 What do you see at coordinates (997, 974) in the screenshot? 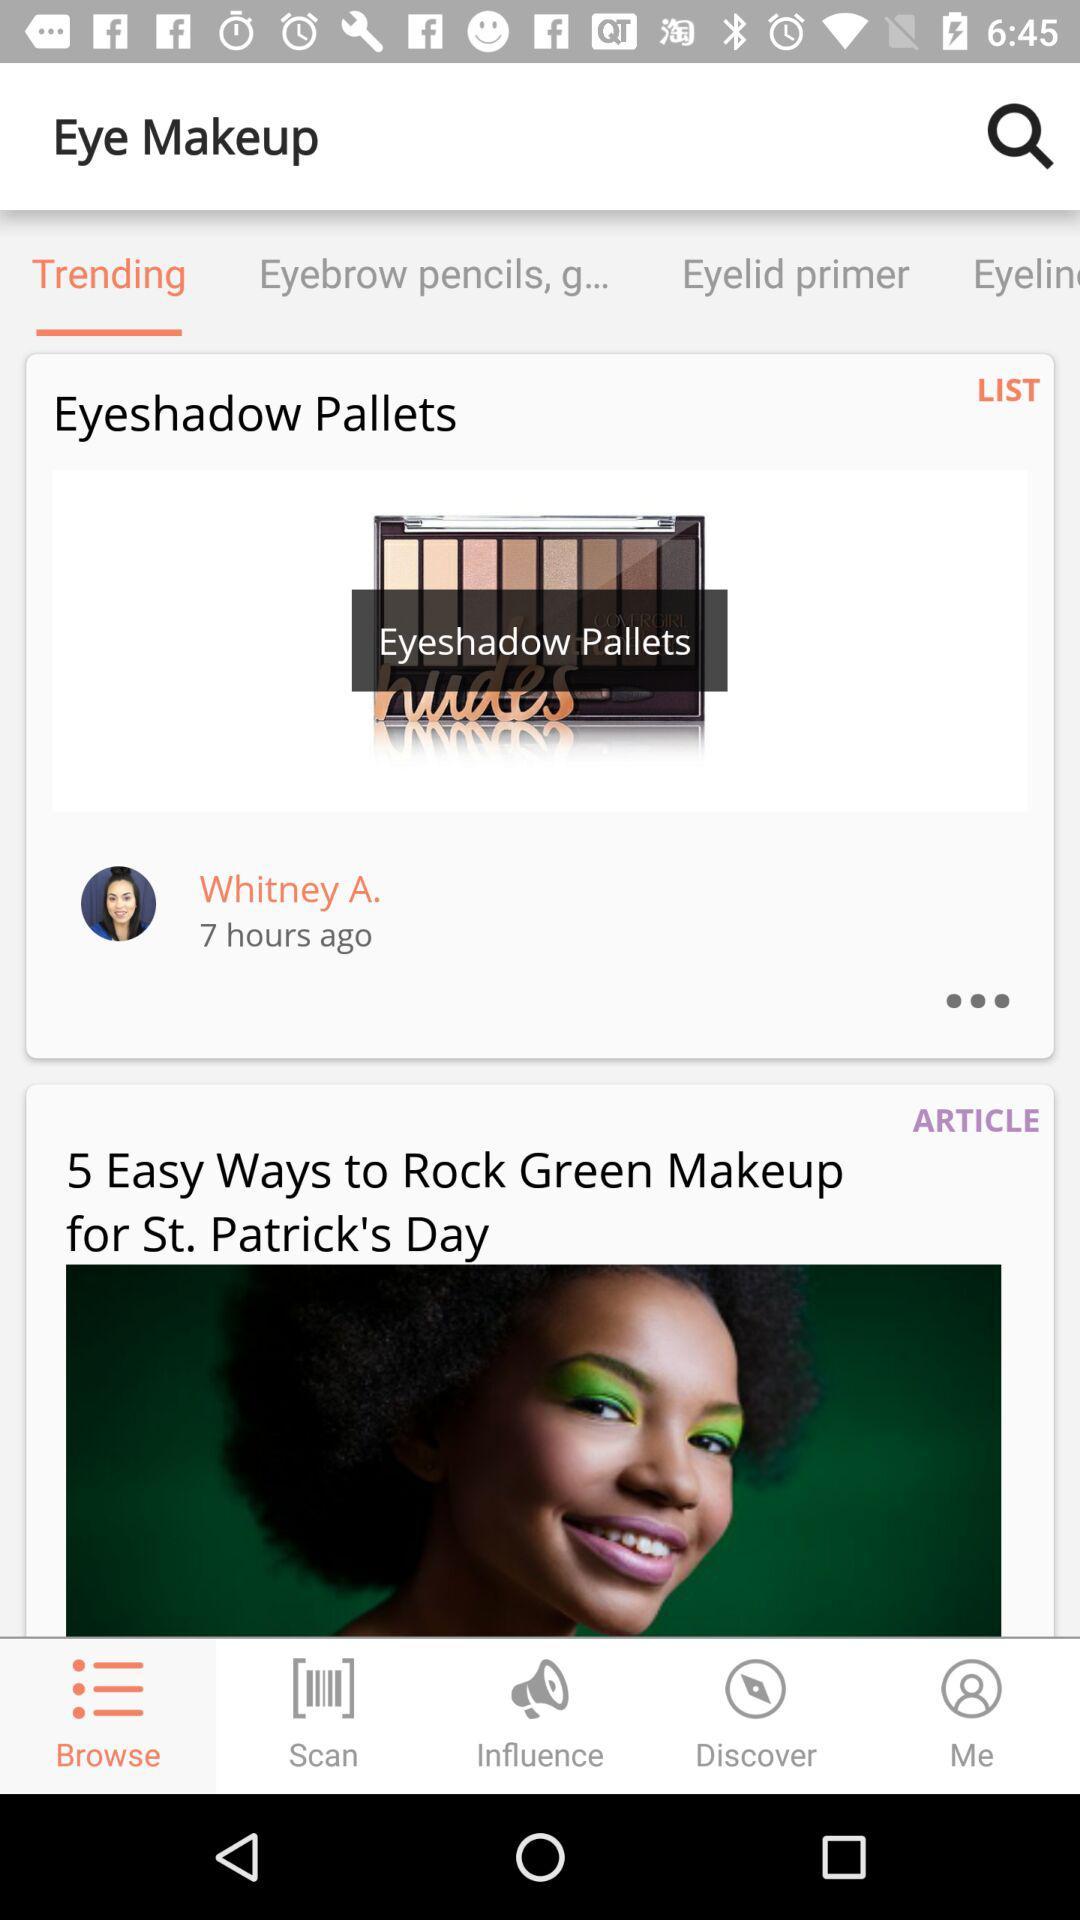
I see `the item above article` at bounding box center [997, 974].